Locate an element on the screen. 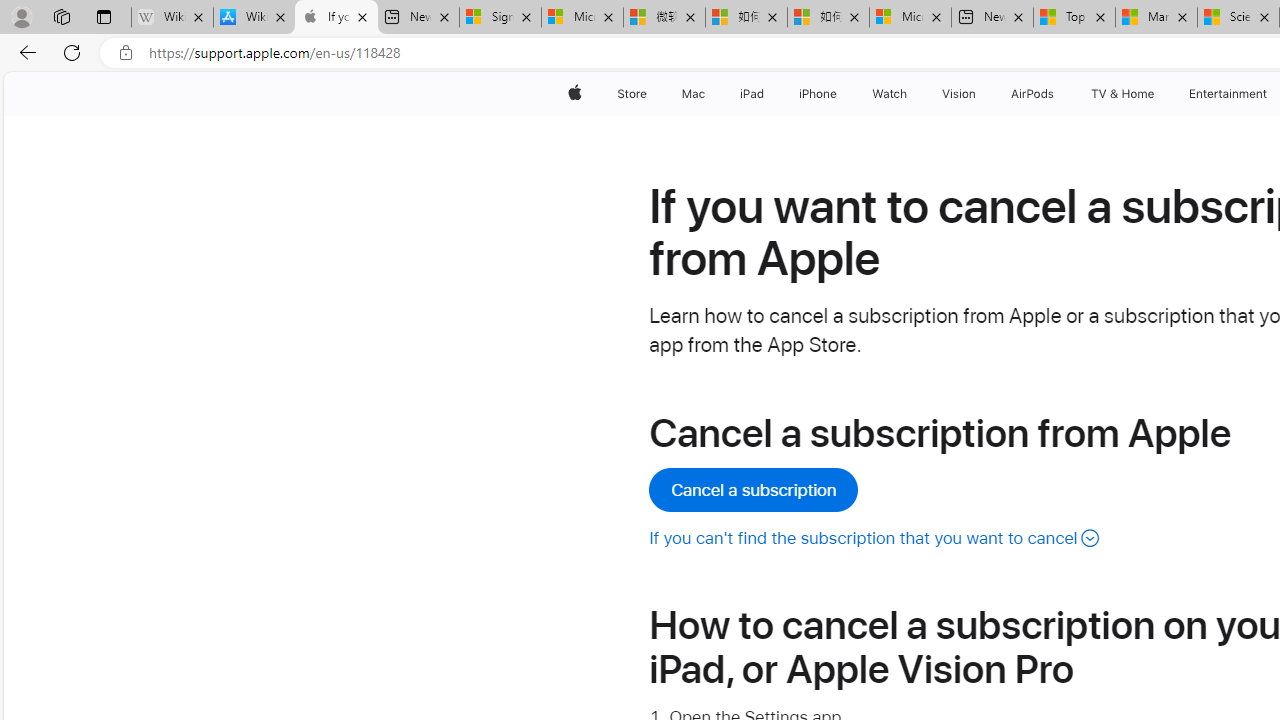 The height and width of the screenshot is (720, 1280). 'Mac menu' is located at coordinates (708, 93).